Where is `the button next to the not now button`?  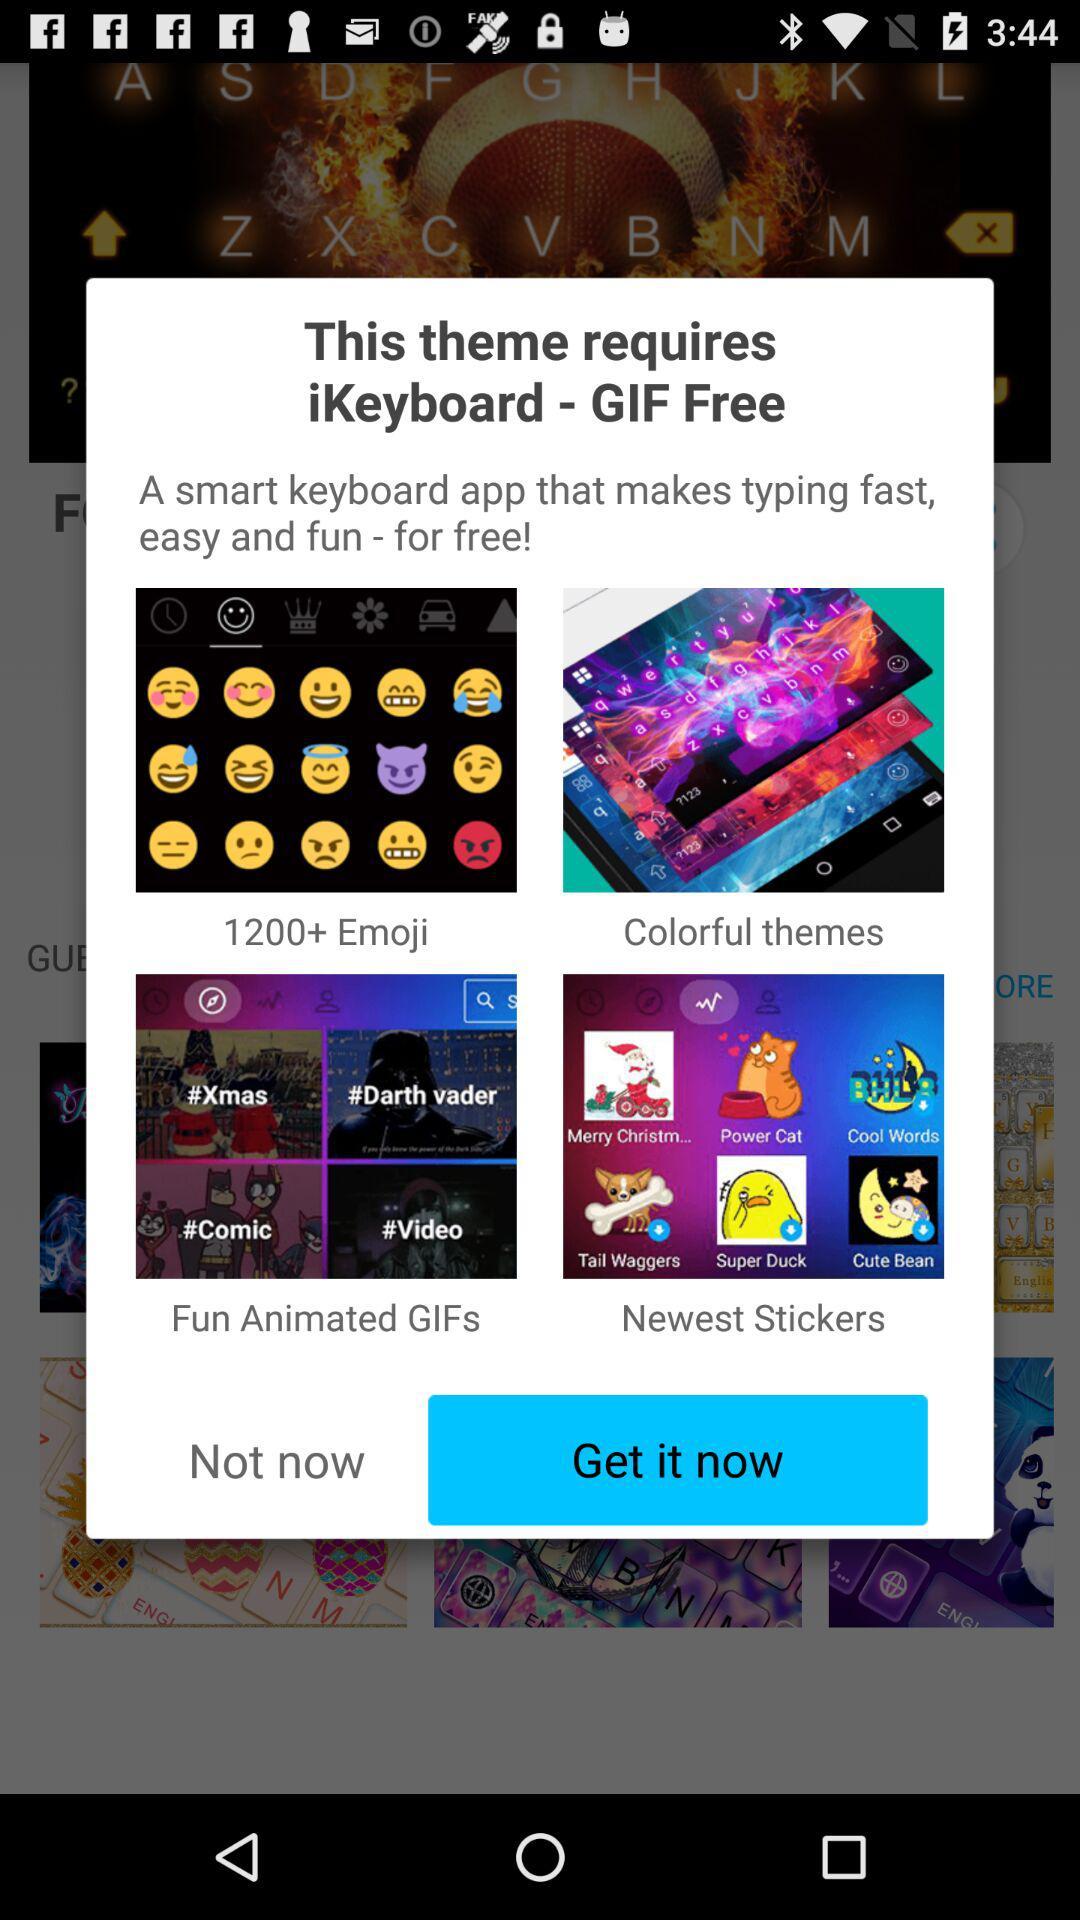 the button next to the not now button is located at coordinates (677, 1460).